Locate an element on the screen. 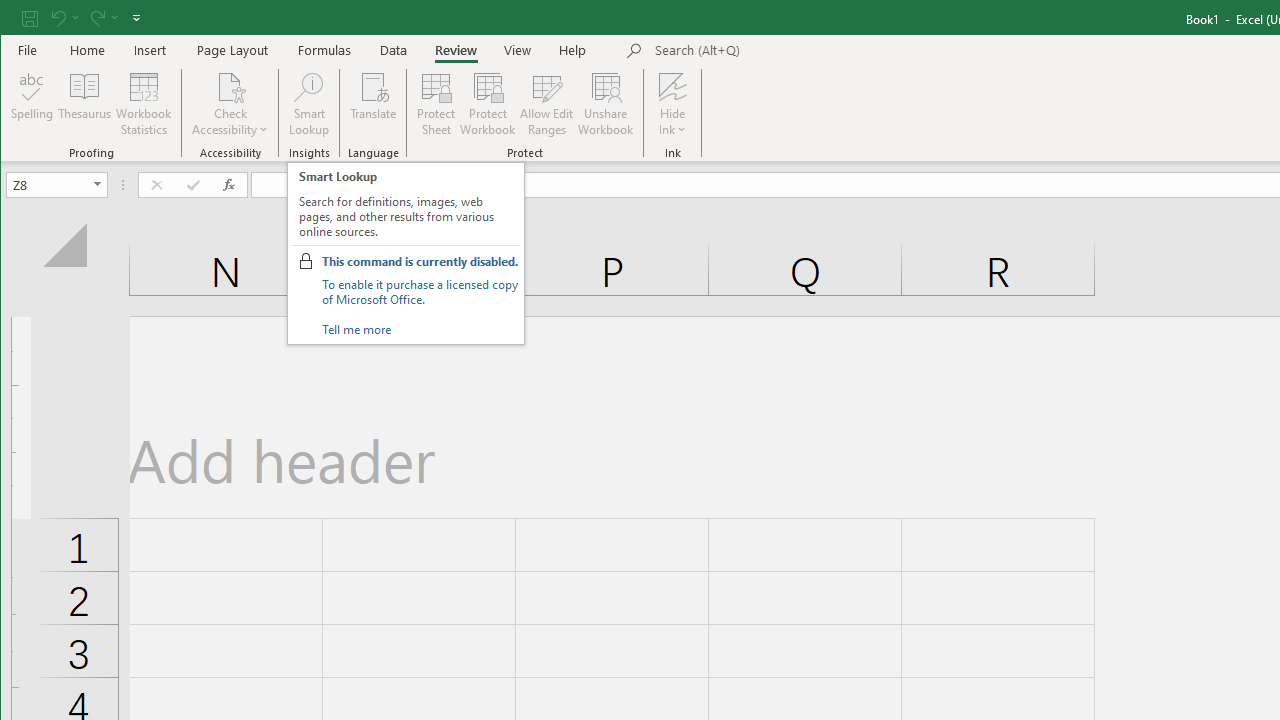 The width and height of the screenshot is (1280, 720). 'Unshare Workbook' is located at coordinates (605, 104).